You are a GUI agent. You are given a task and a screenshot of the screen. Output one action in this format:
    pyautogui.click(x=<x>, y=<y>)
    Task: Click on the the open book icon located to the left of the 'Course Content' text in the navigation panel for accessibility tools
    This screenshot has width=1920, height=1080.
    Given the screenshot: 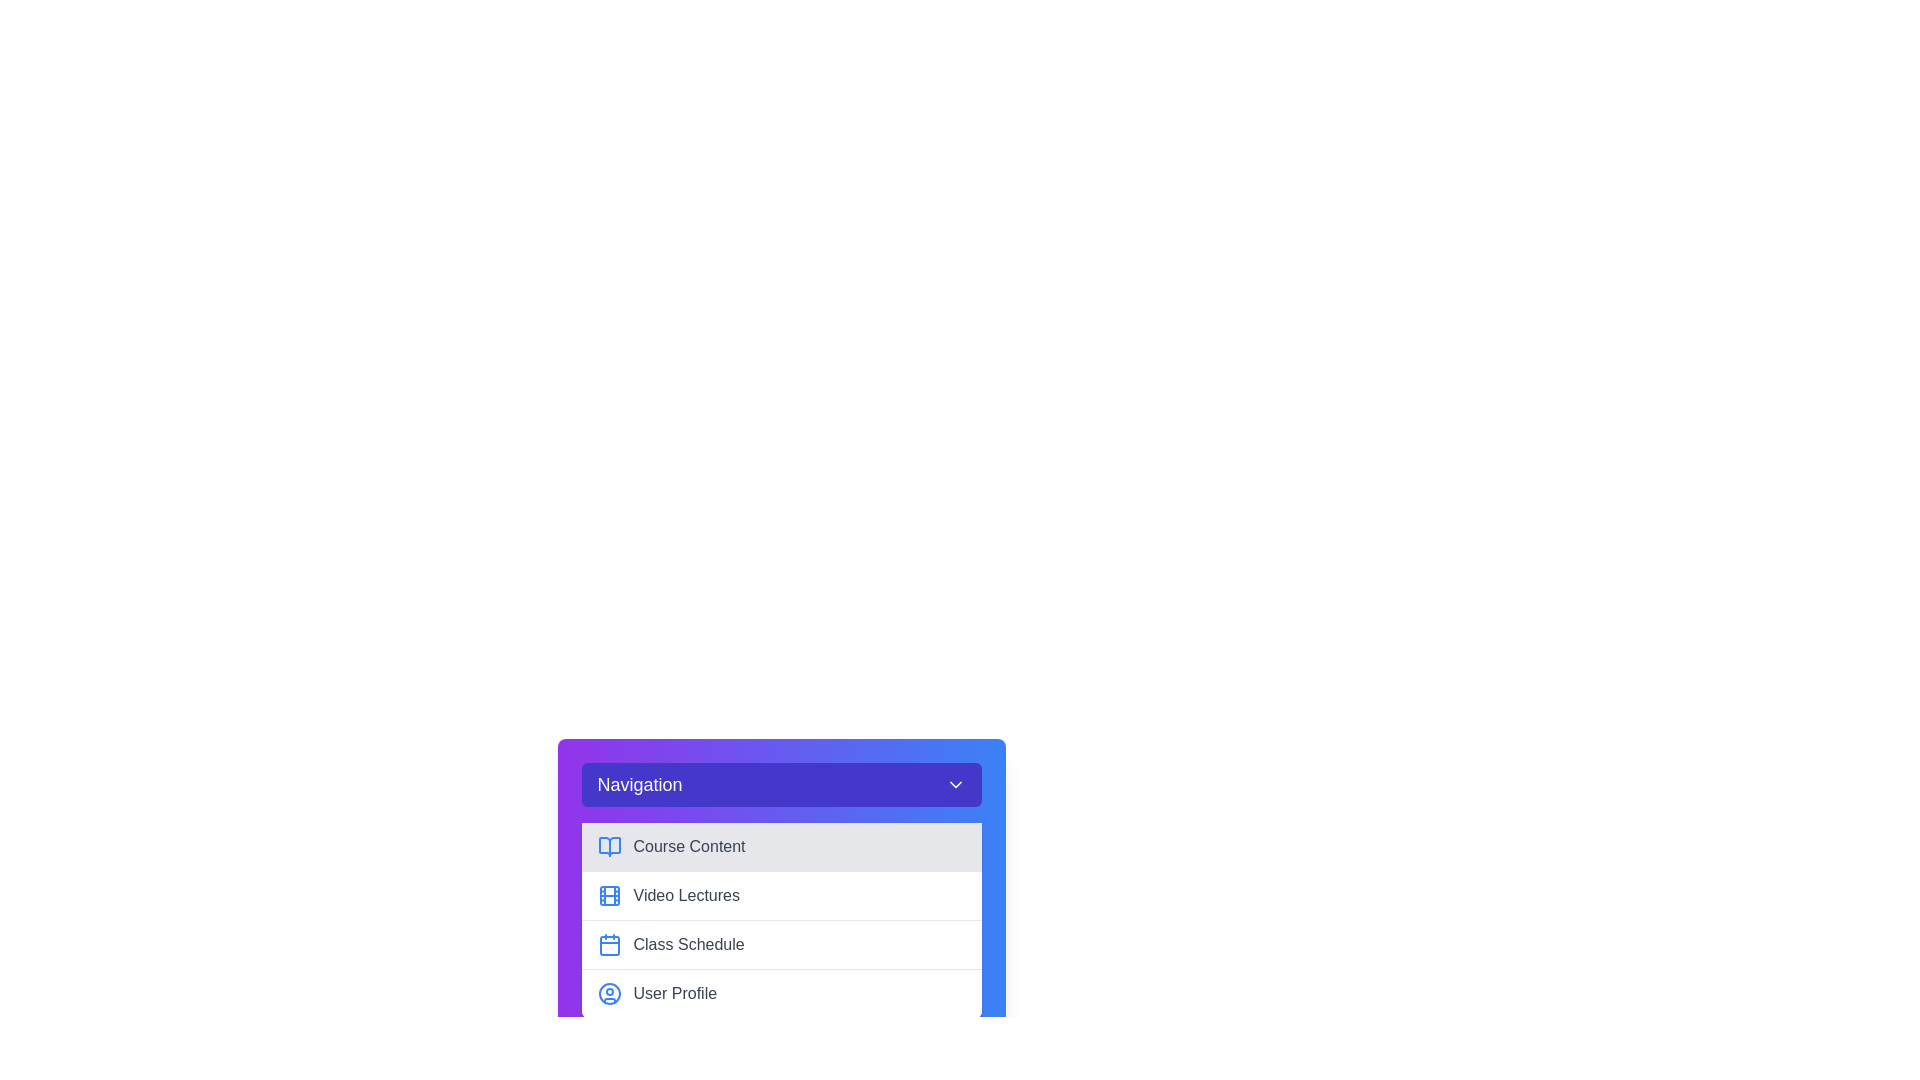 What is the action you would take?
    pyautogui.click(x=608, y=847)
    